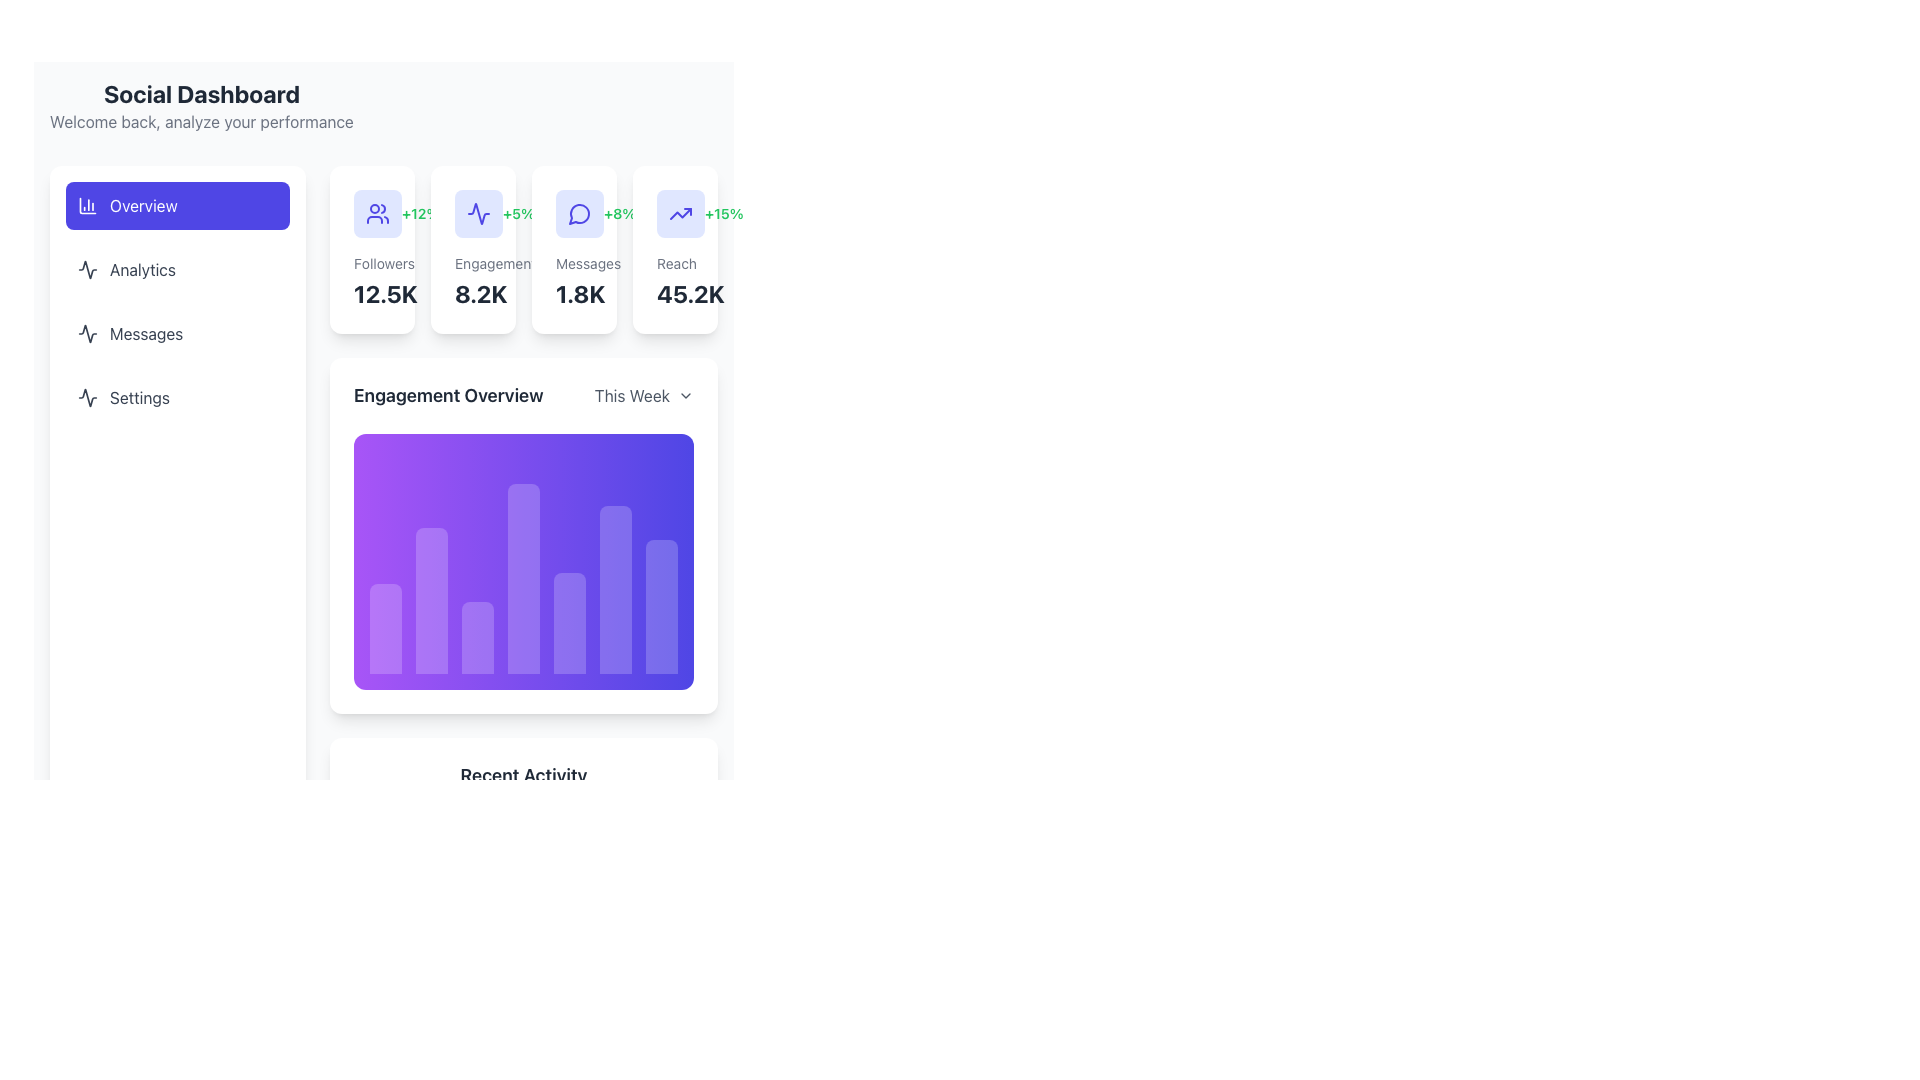  What do you see at coordinates (675, 213) in the screenshot?
I see `the trending icon, which is a blue line chart within a softly rounded rectangle` at bounding box center [675, 213].